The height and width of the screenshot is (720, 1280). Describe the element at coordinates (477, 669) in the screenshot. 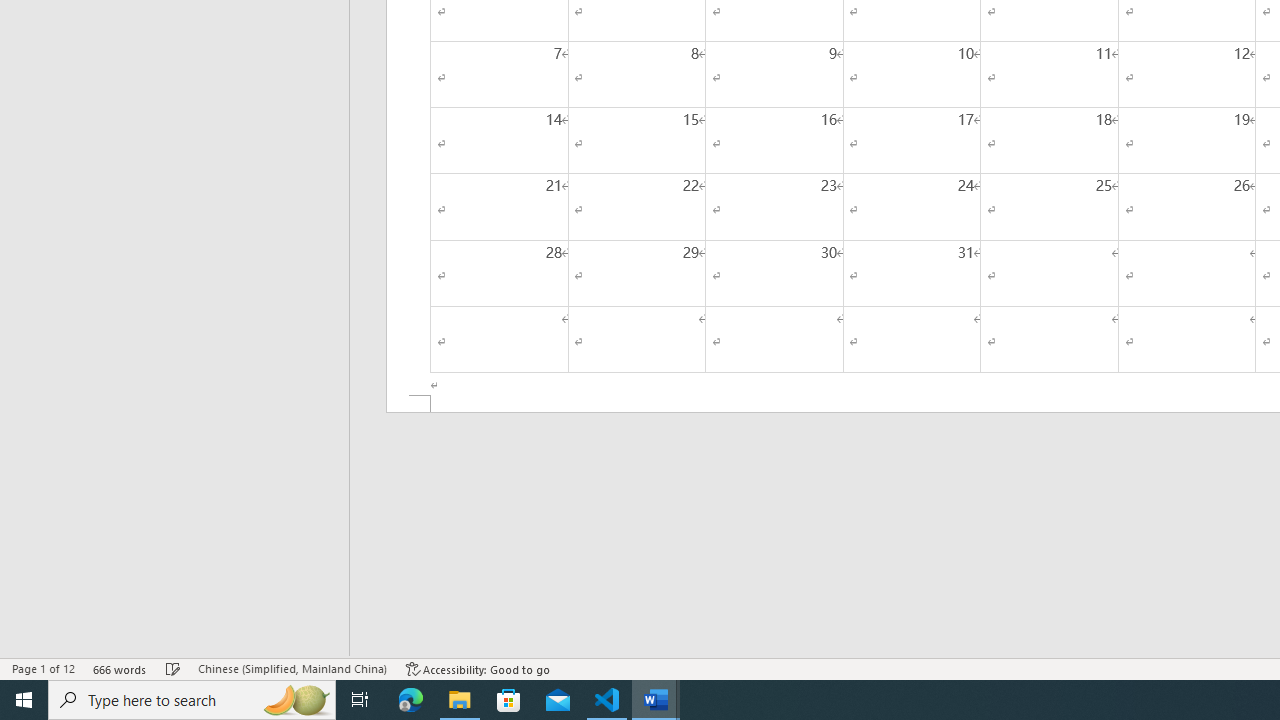

I see `'Accessibility Checker Accessibility: Good to go'` at that location.